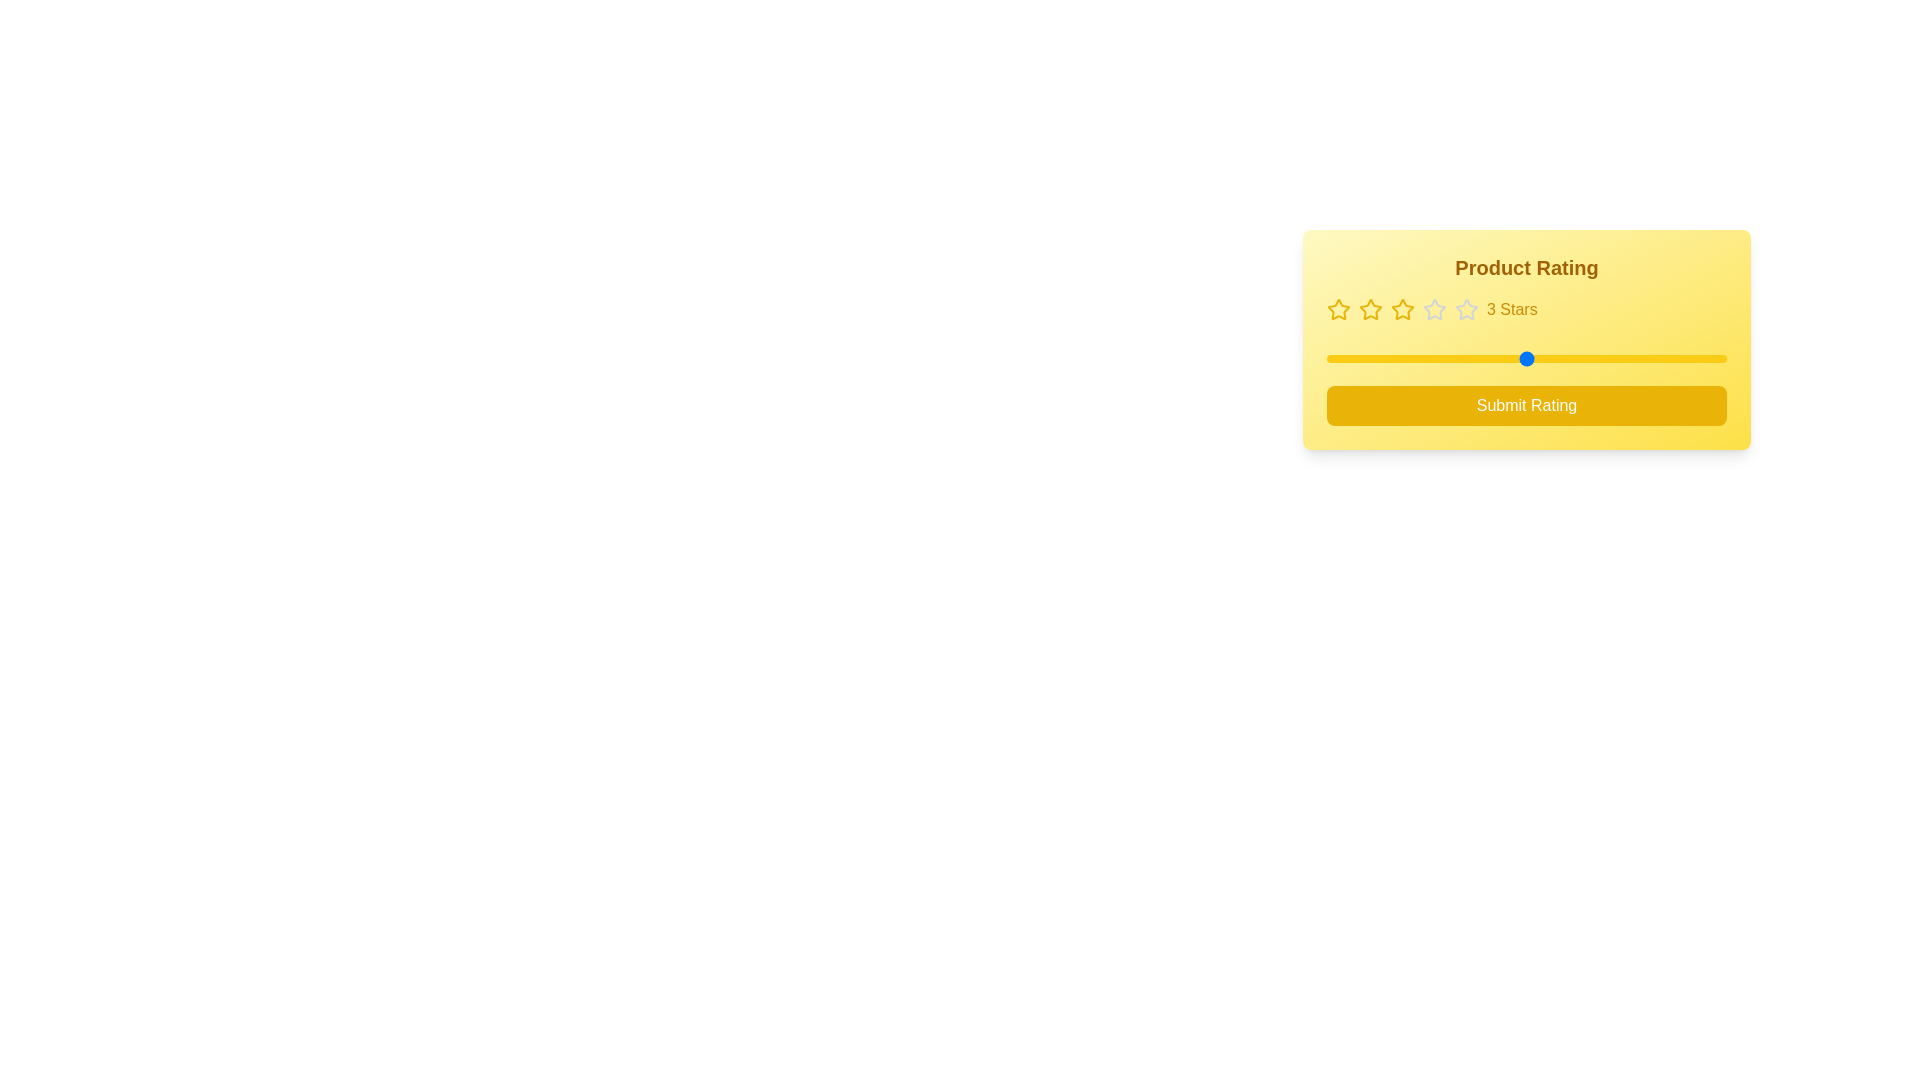 This screenshot has height=1080, width=1920. Describe the element at coordinates (1401, 309) in the screenshot. I see `the third yellow star icon in the horizontal sequence used for rating, located within the '3 Stars' section` at that location.